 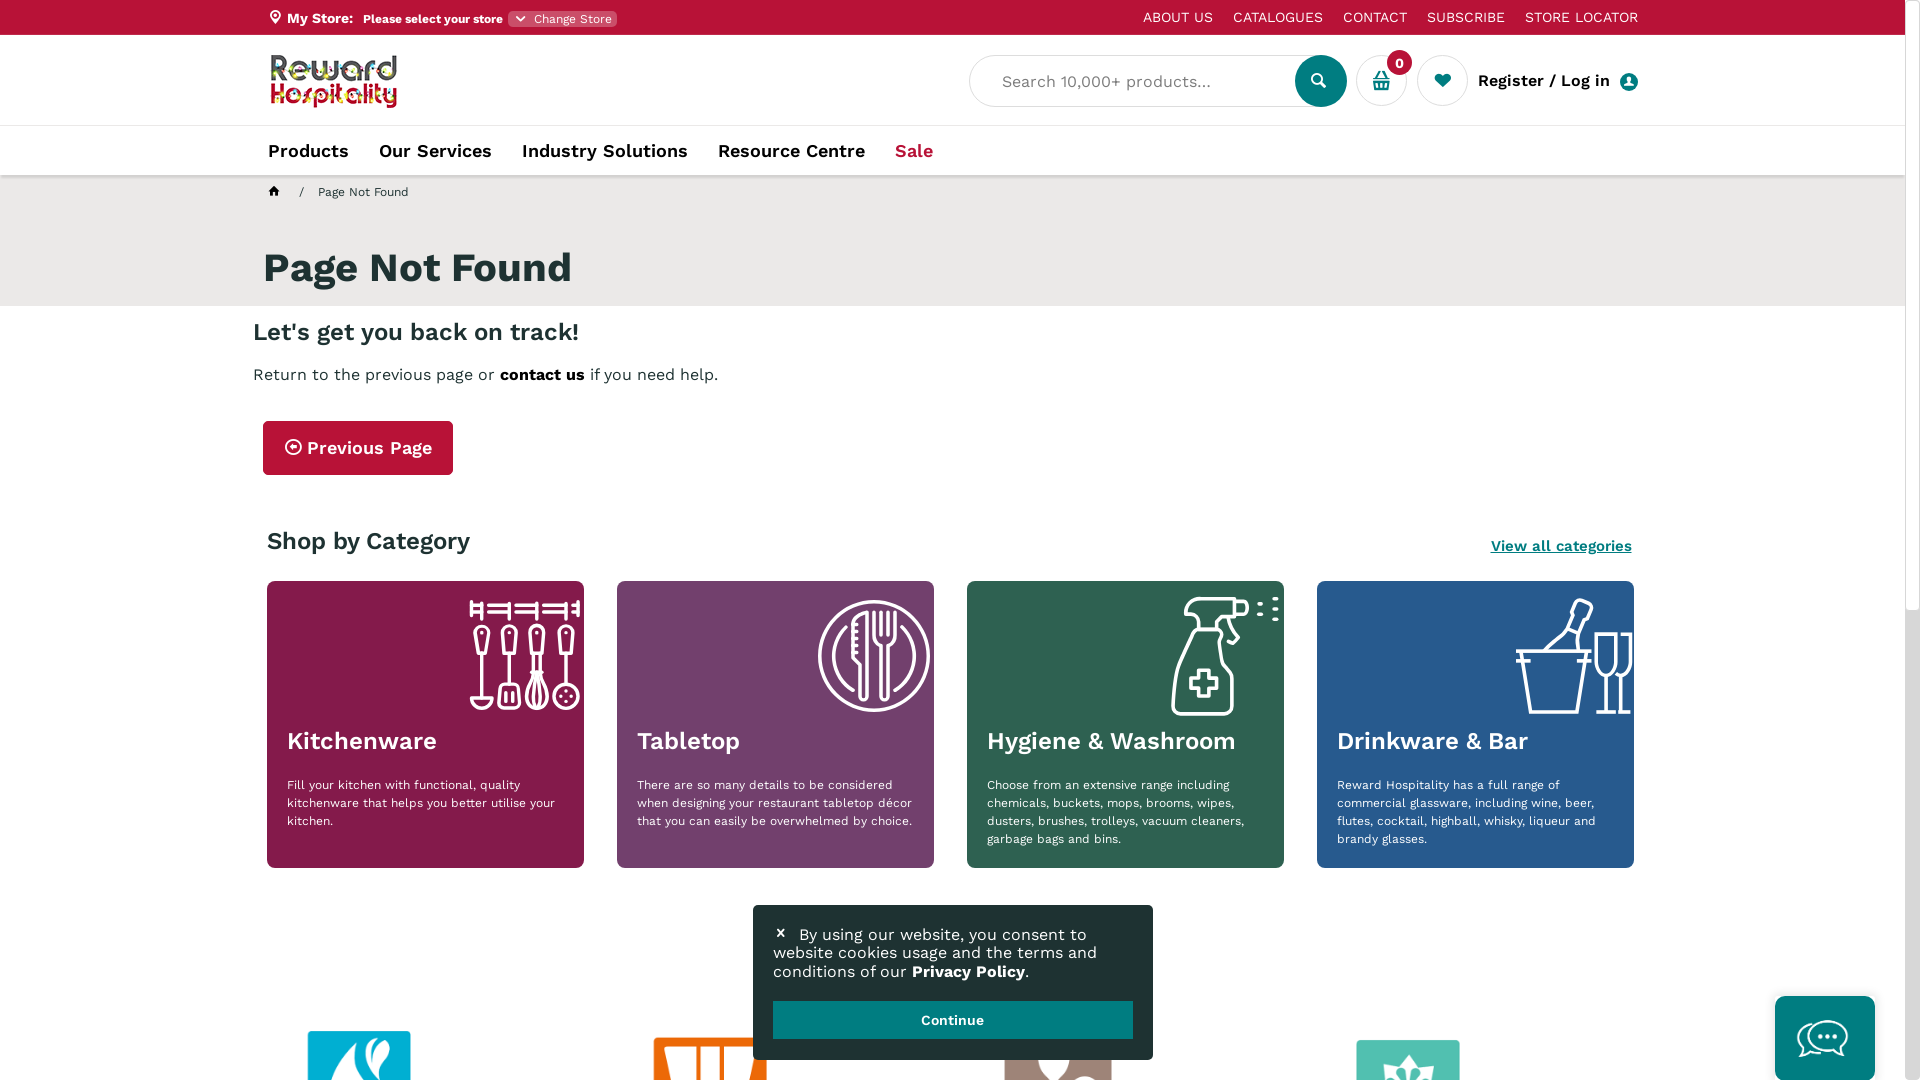 What do you see at coordinates (1166, 16) in the screenshot?
I see `'ABOUT US'` at bounding box center [1166, 16].